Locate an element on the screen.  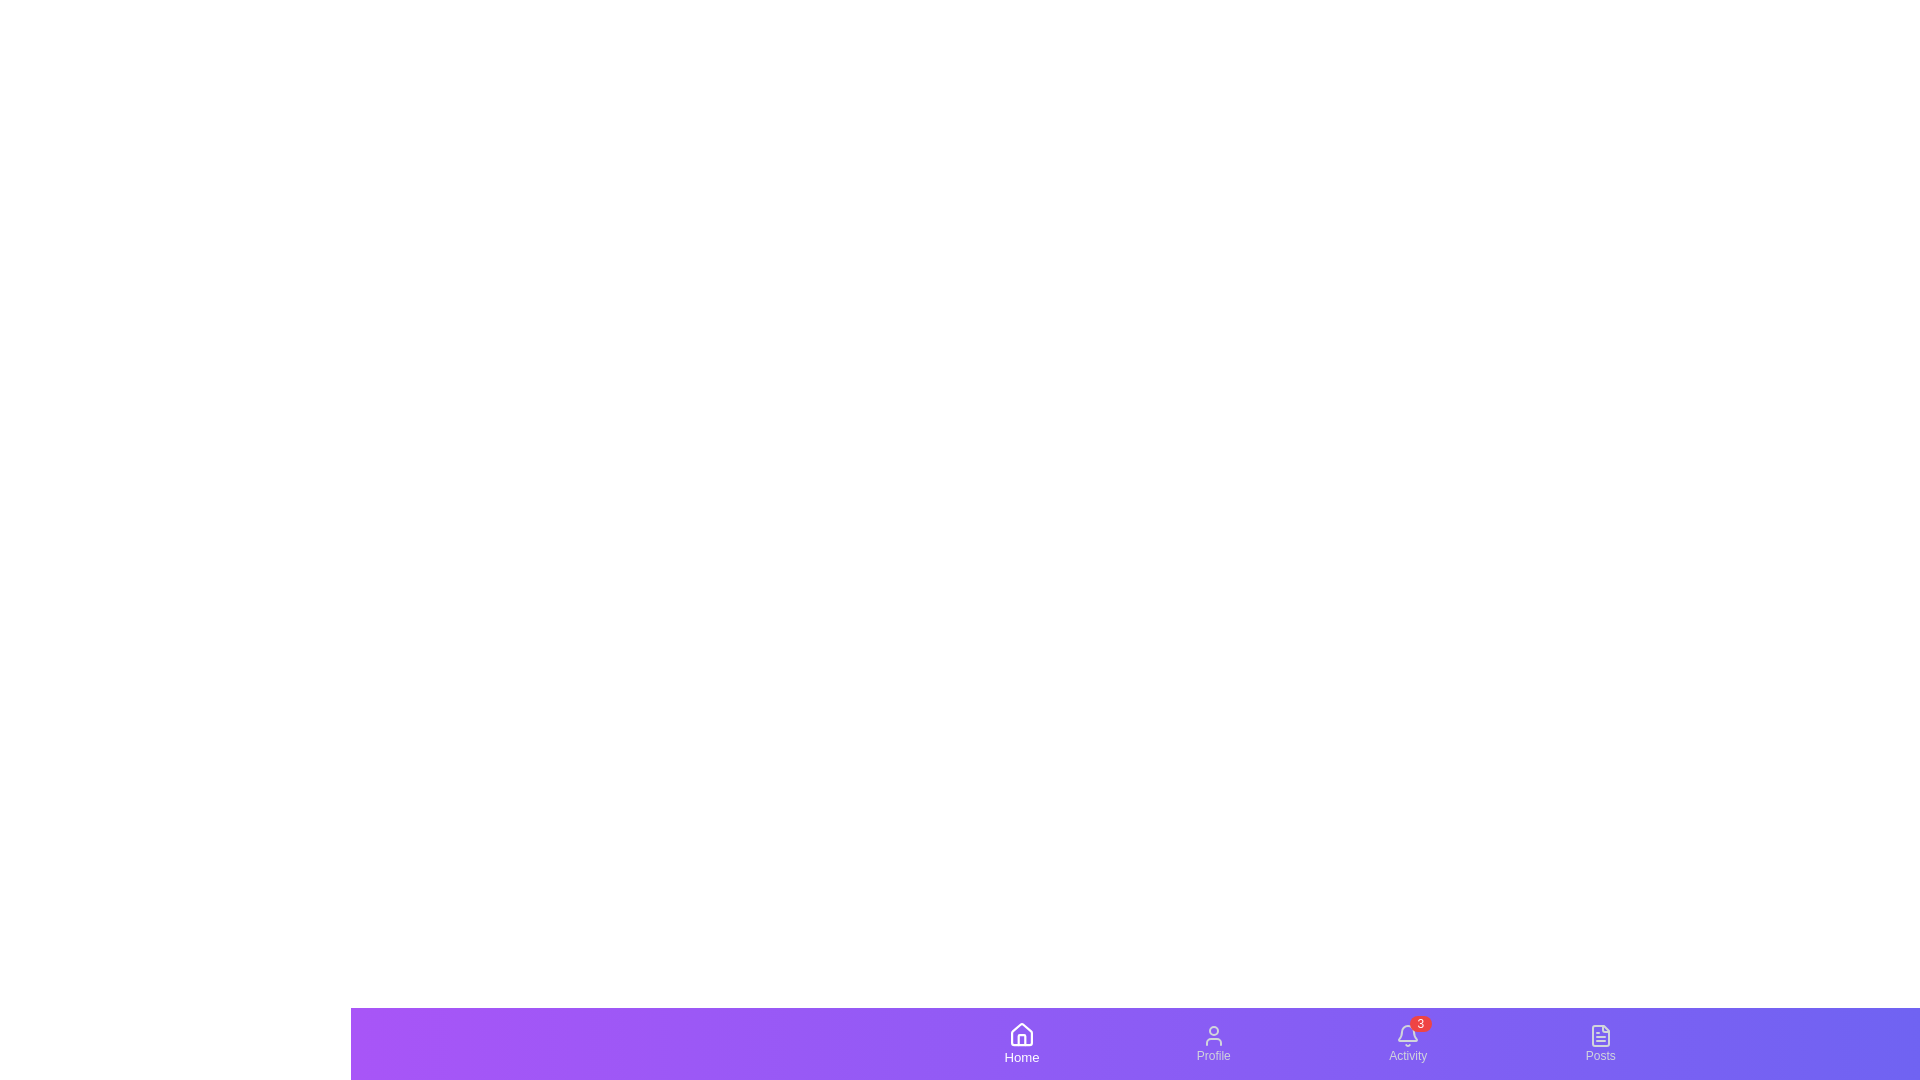
the tab labeled Home to observe its visual feedback is located at coordinates (1022, 1043).